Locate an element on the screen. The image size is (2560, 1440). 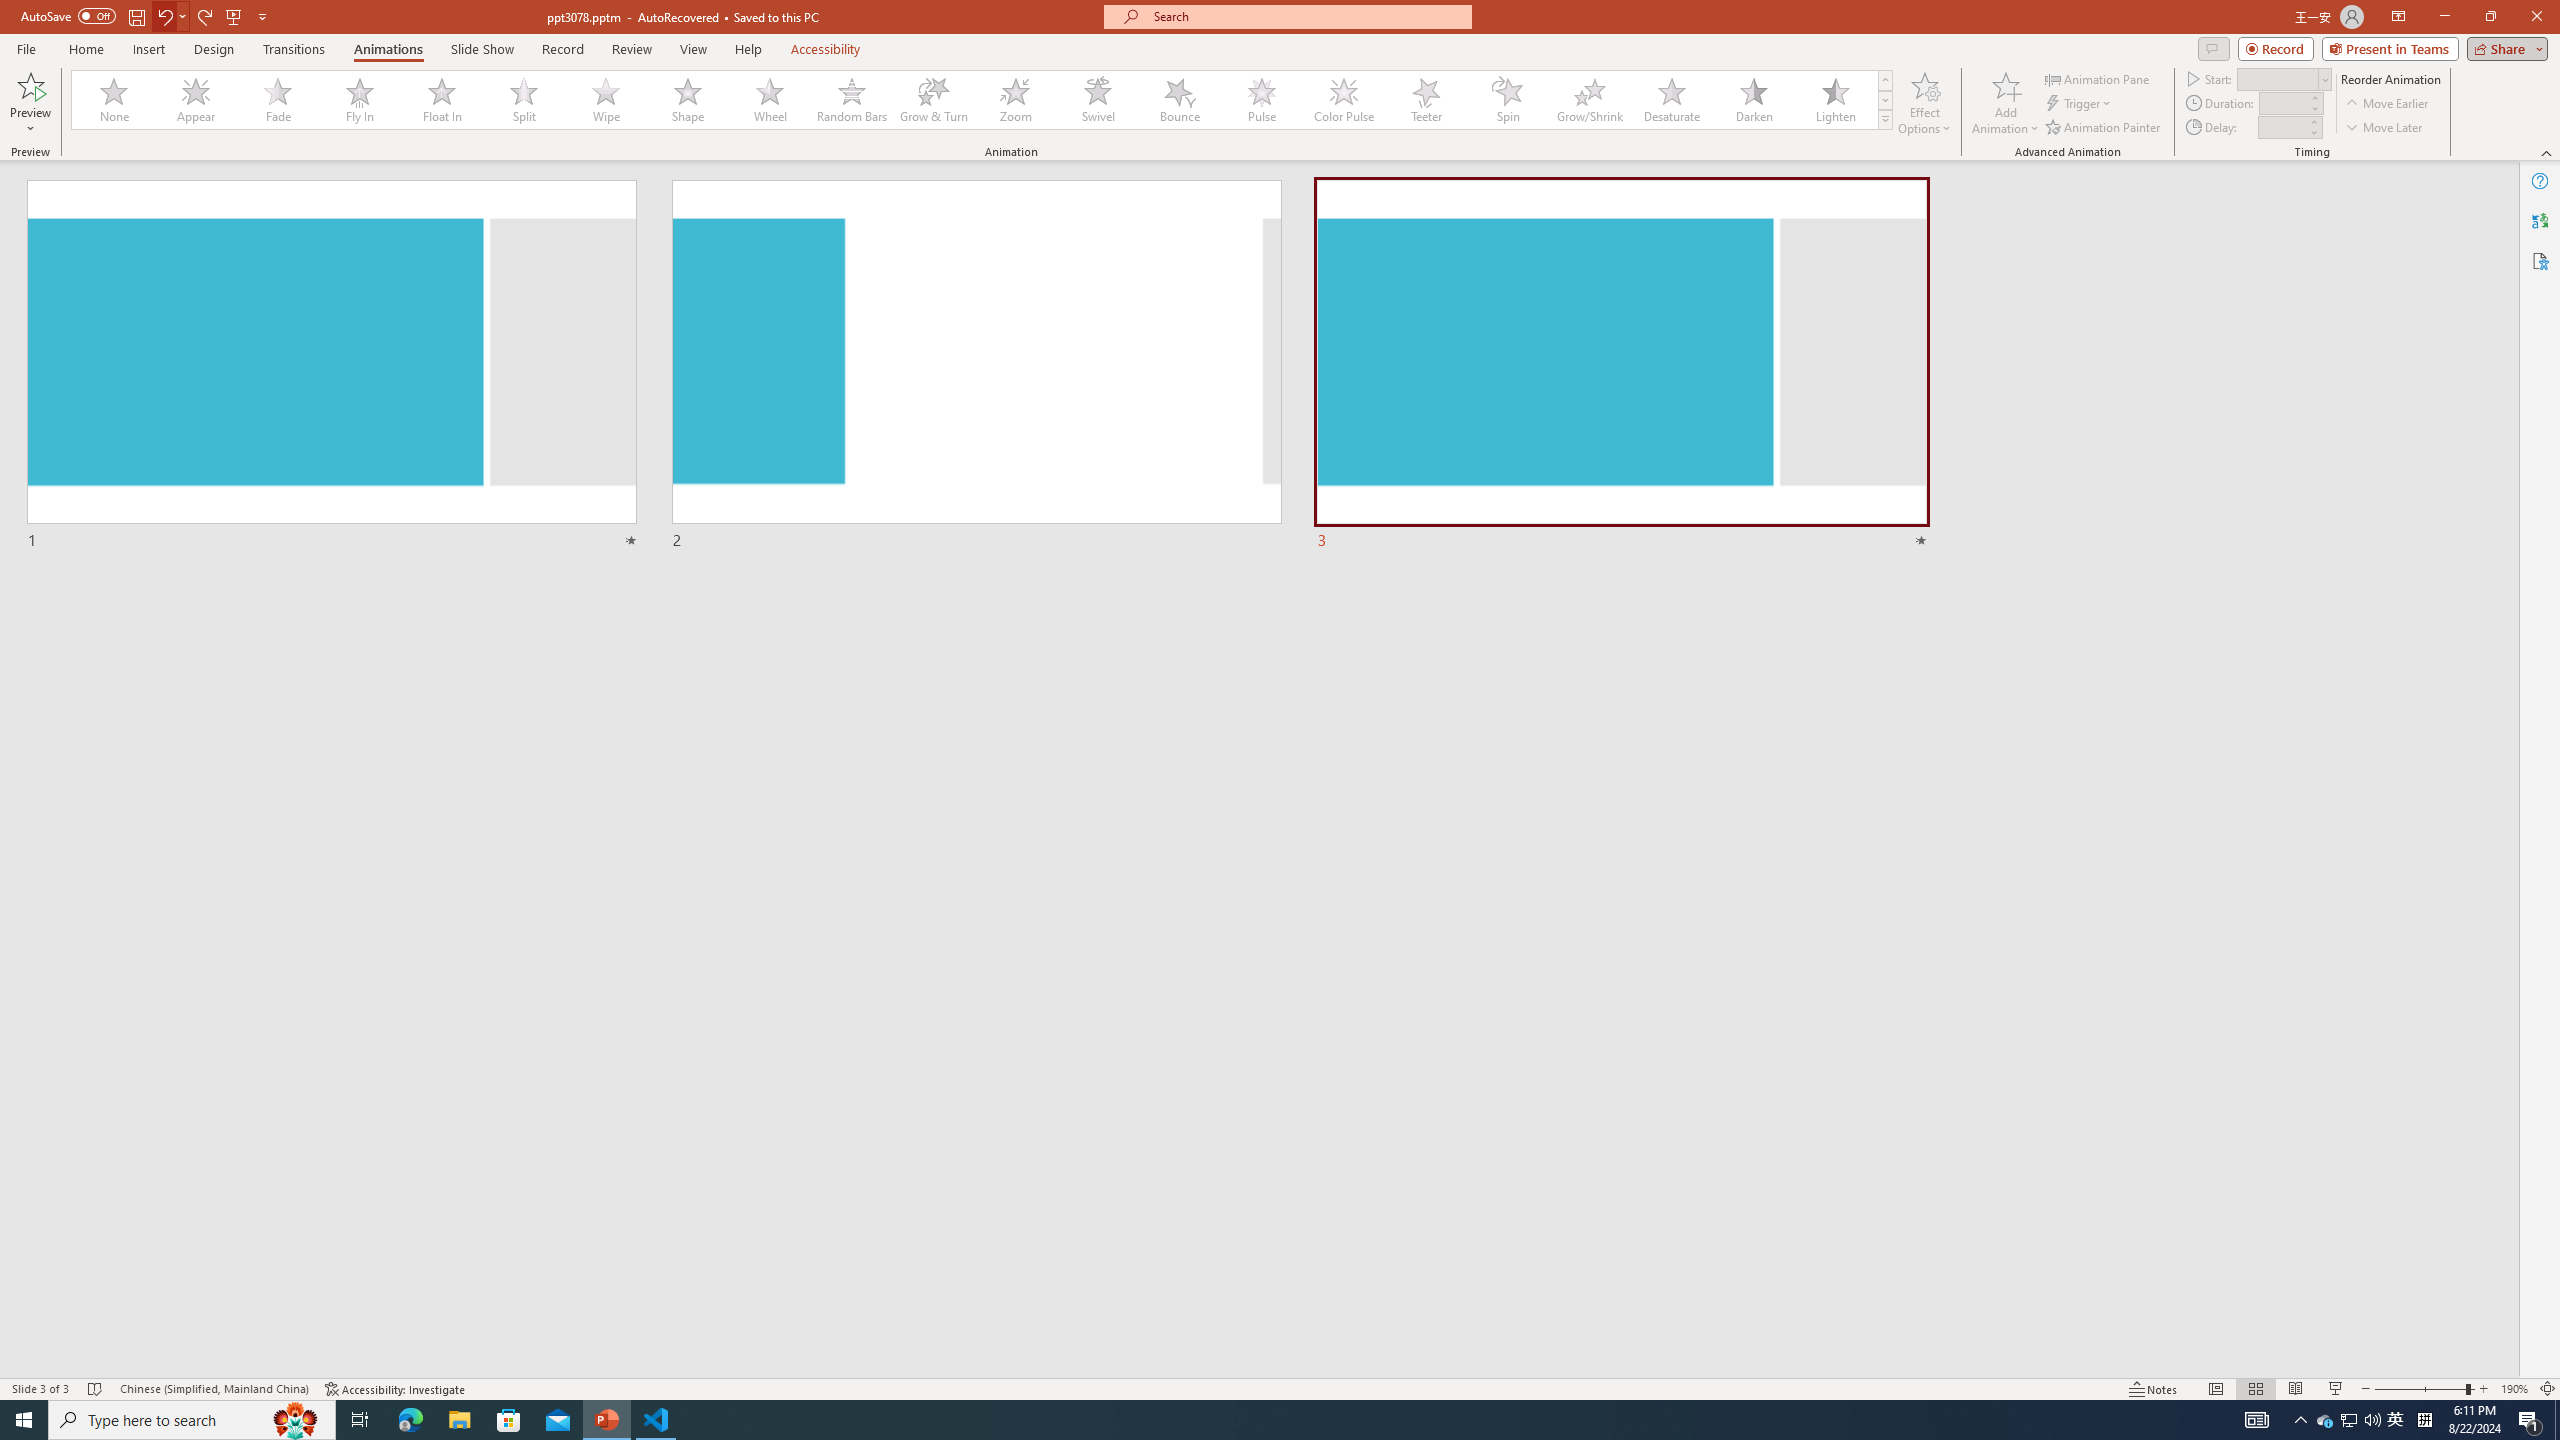
'Animation Duration' is located at coordinates (2282, 102).